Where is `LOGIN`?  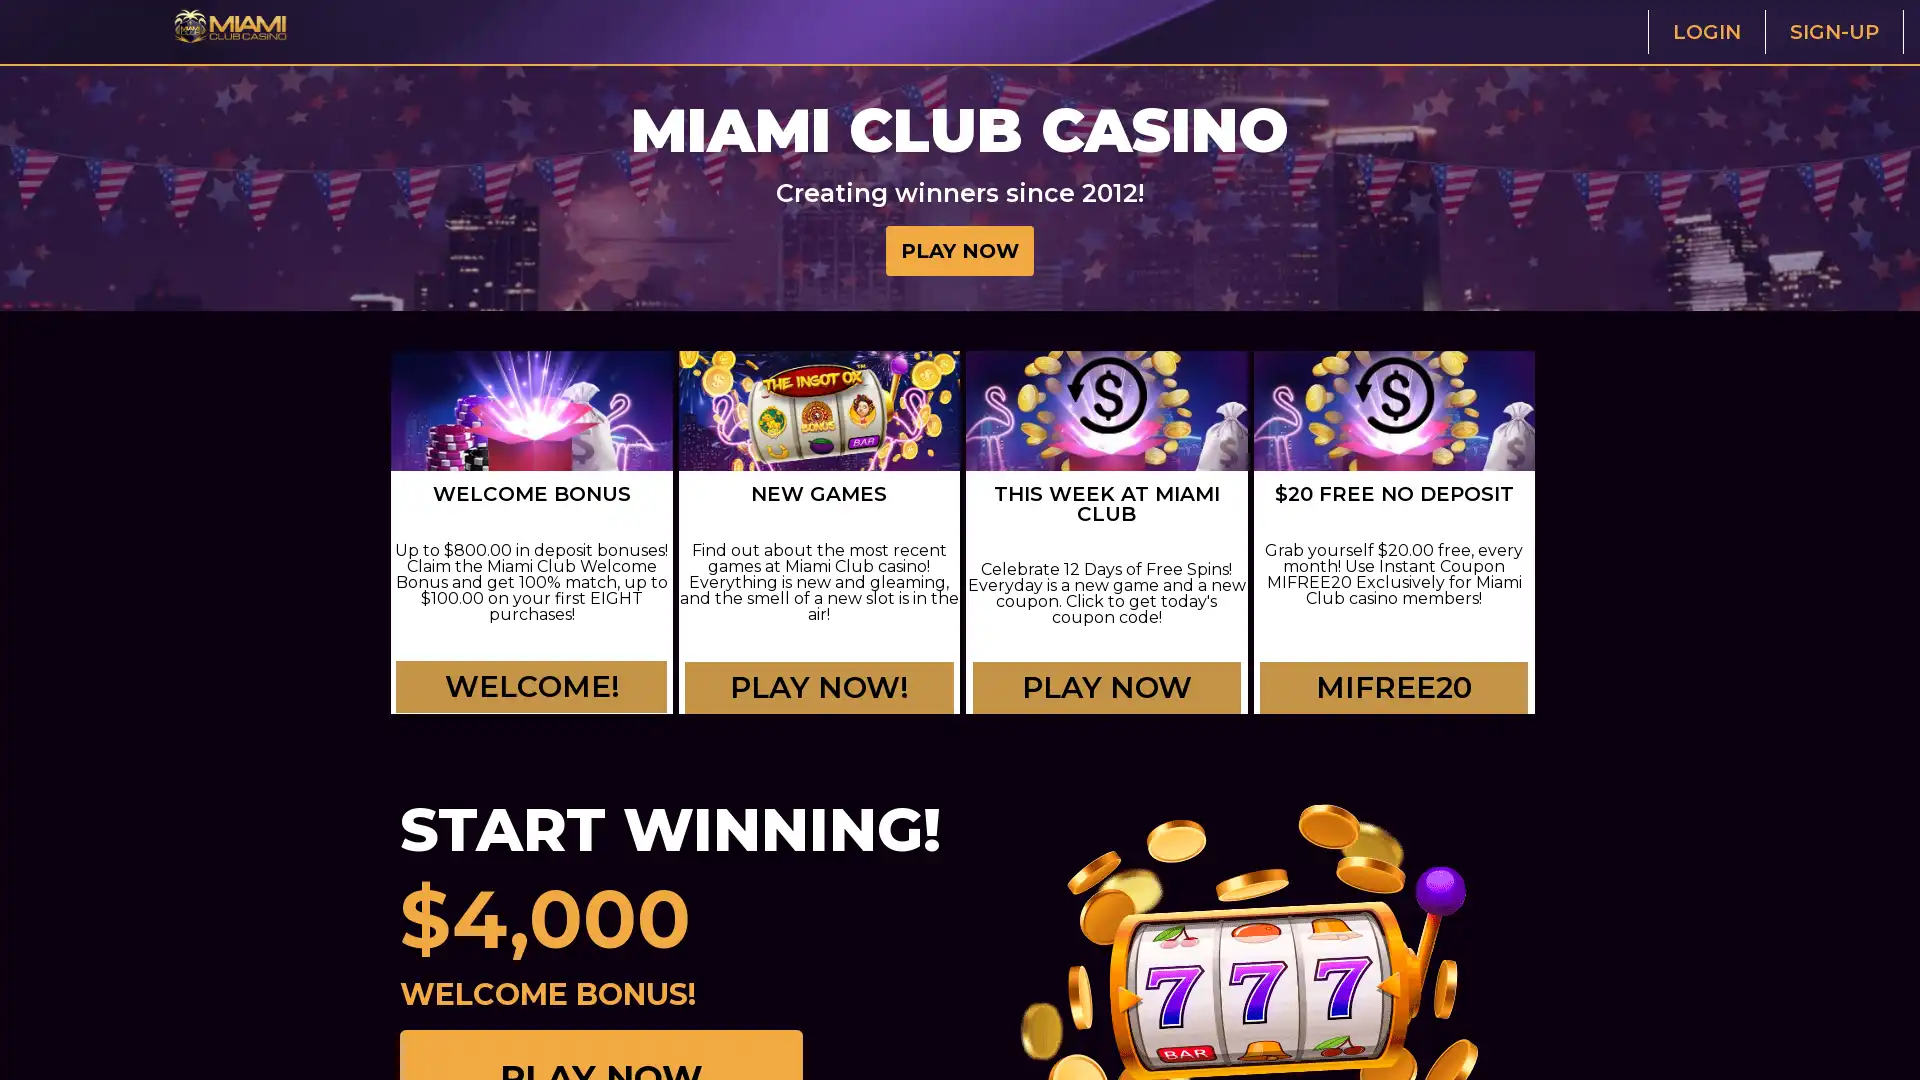 LOGIN is located at coordinates (1704, 31).